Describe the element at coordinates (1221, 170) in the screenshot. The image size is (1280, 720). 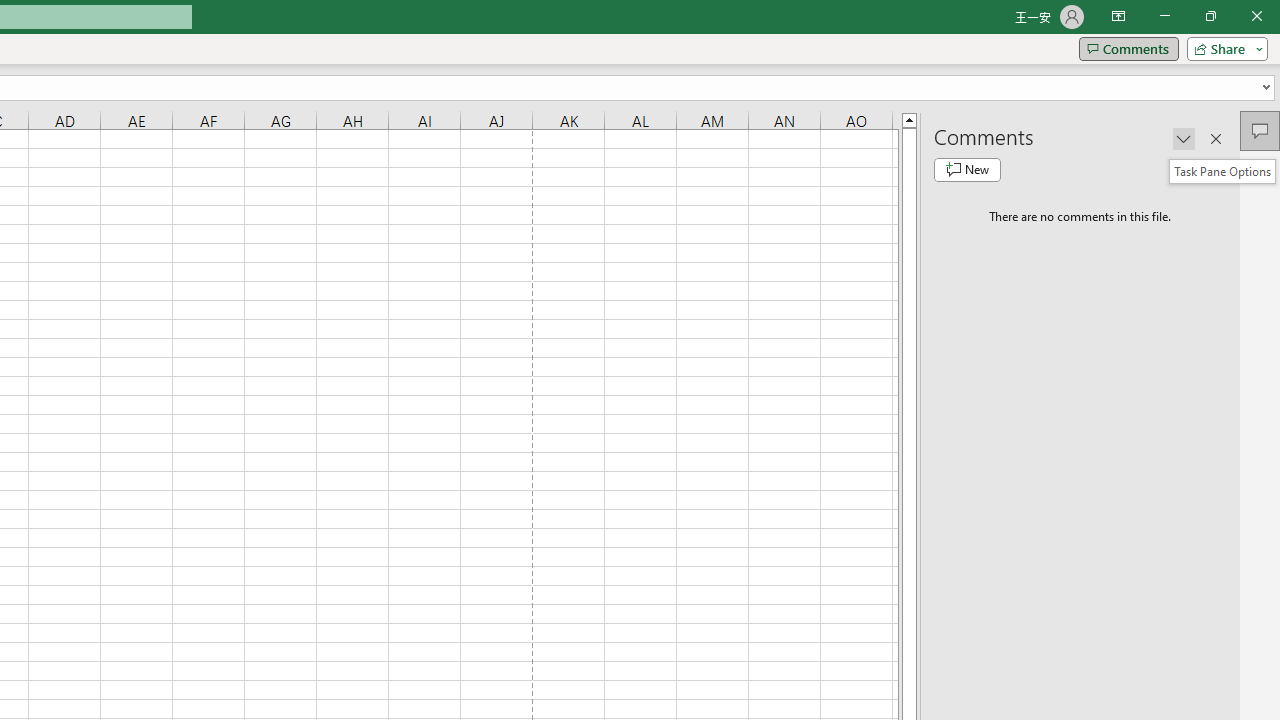
I see `'Task Pane Options'` at that location.